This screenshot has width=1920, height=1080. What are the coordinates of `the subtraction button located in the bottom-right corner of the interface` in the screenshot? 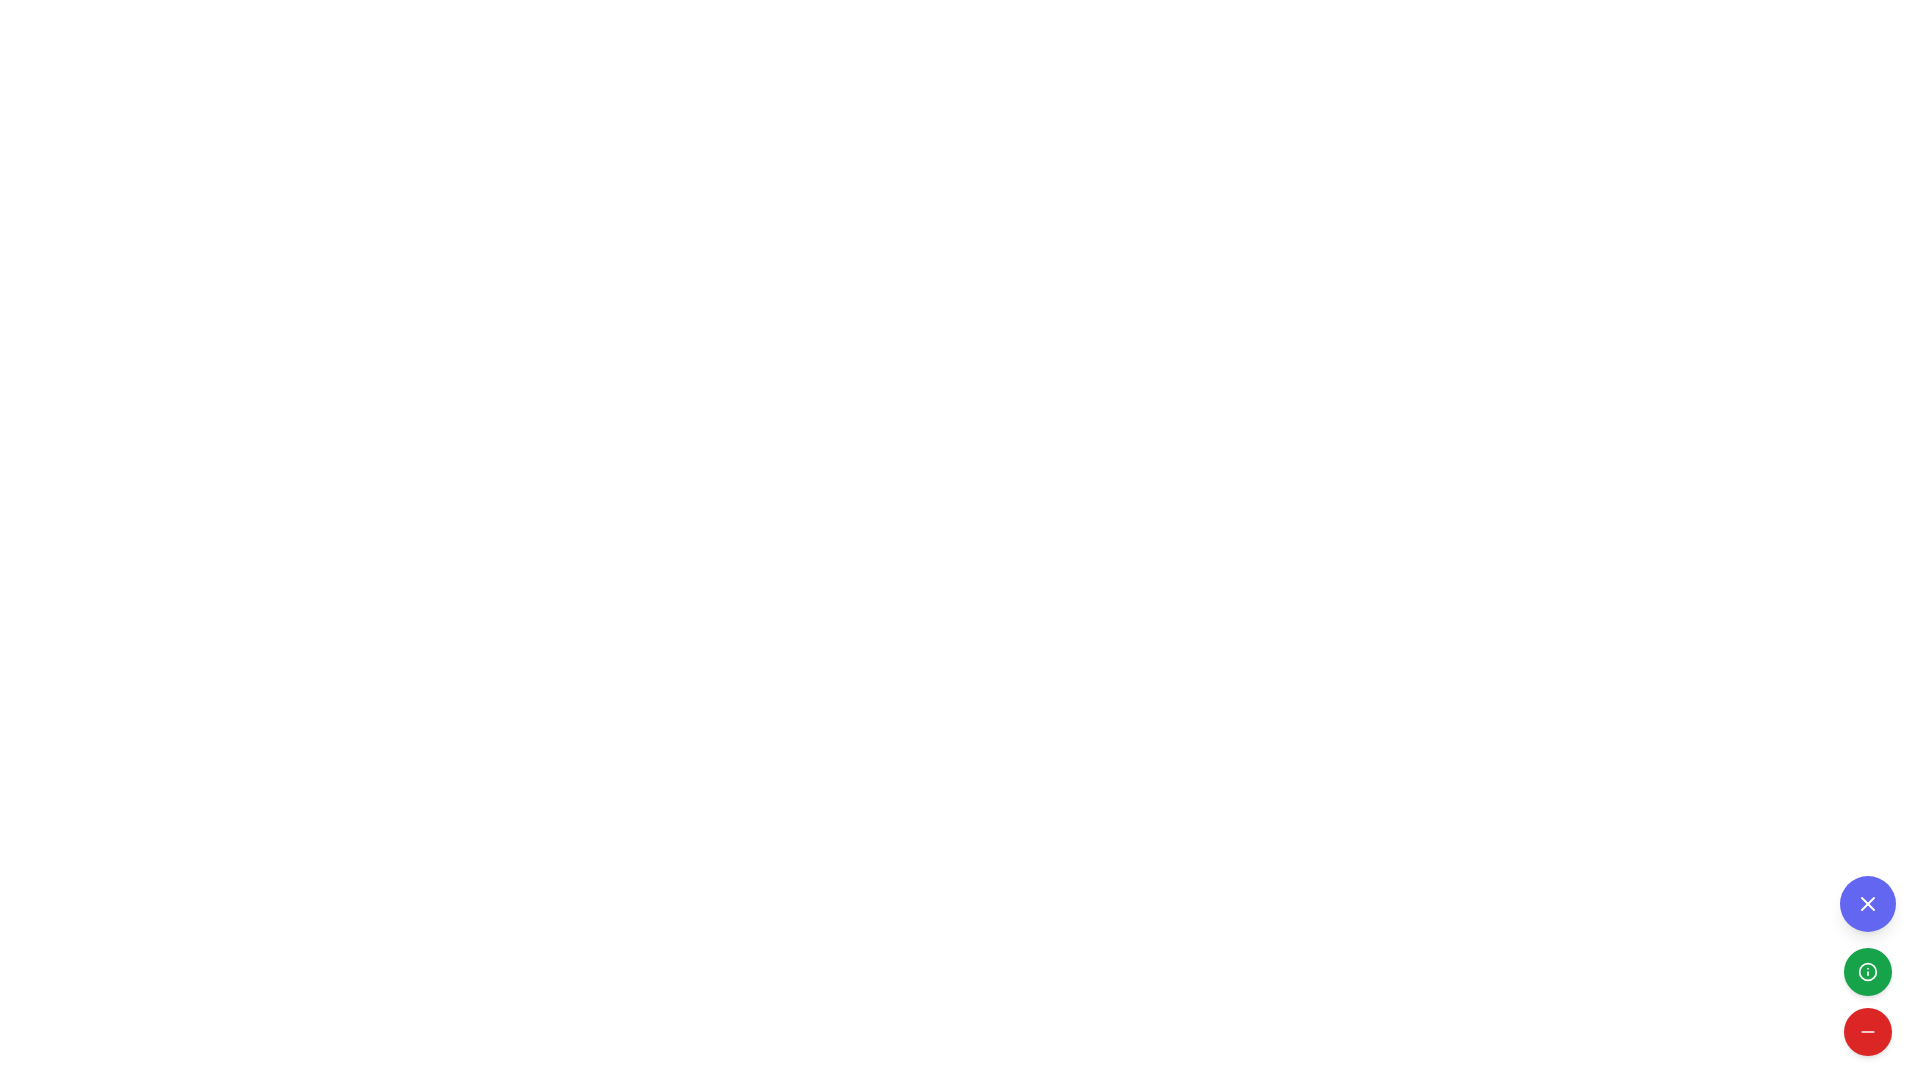 It's located at (1866, 1032).